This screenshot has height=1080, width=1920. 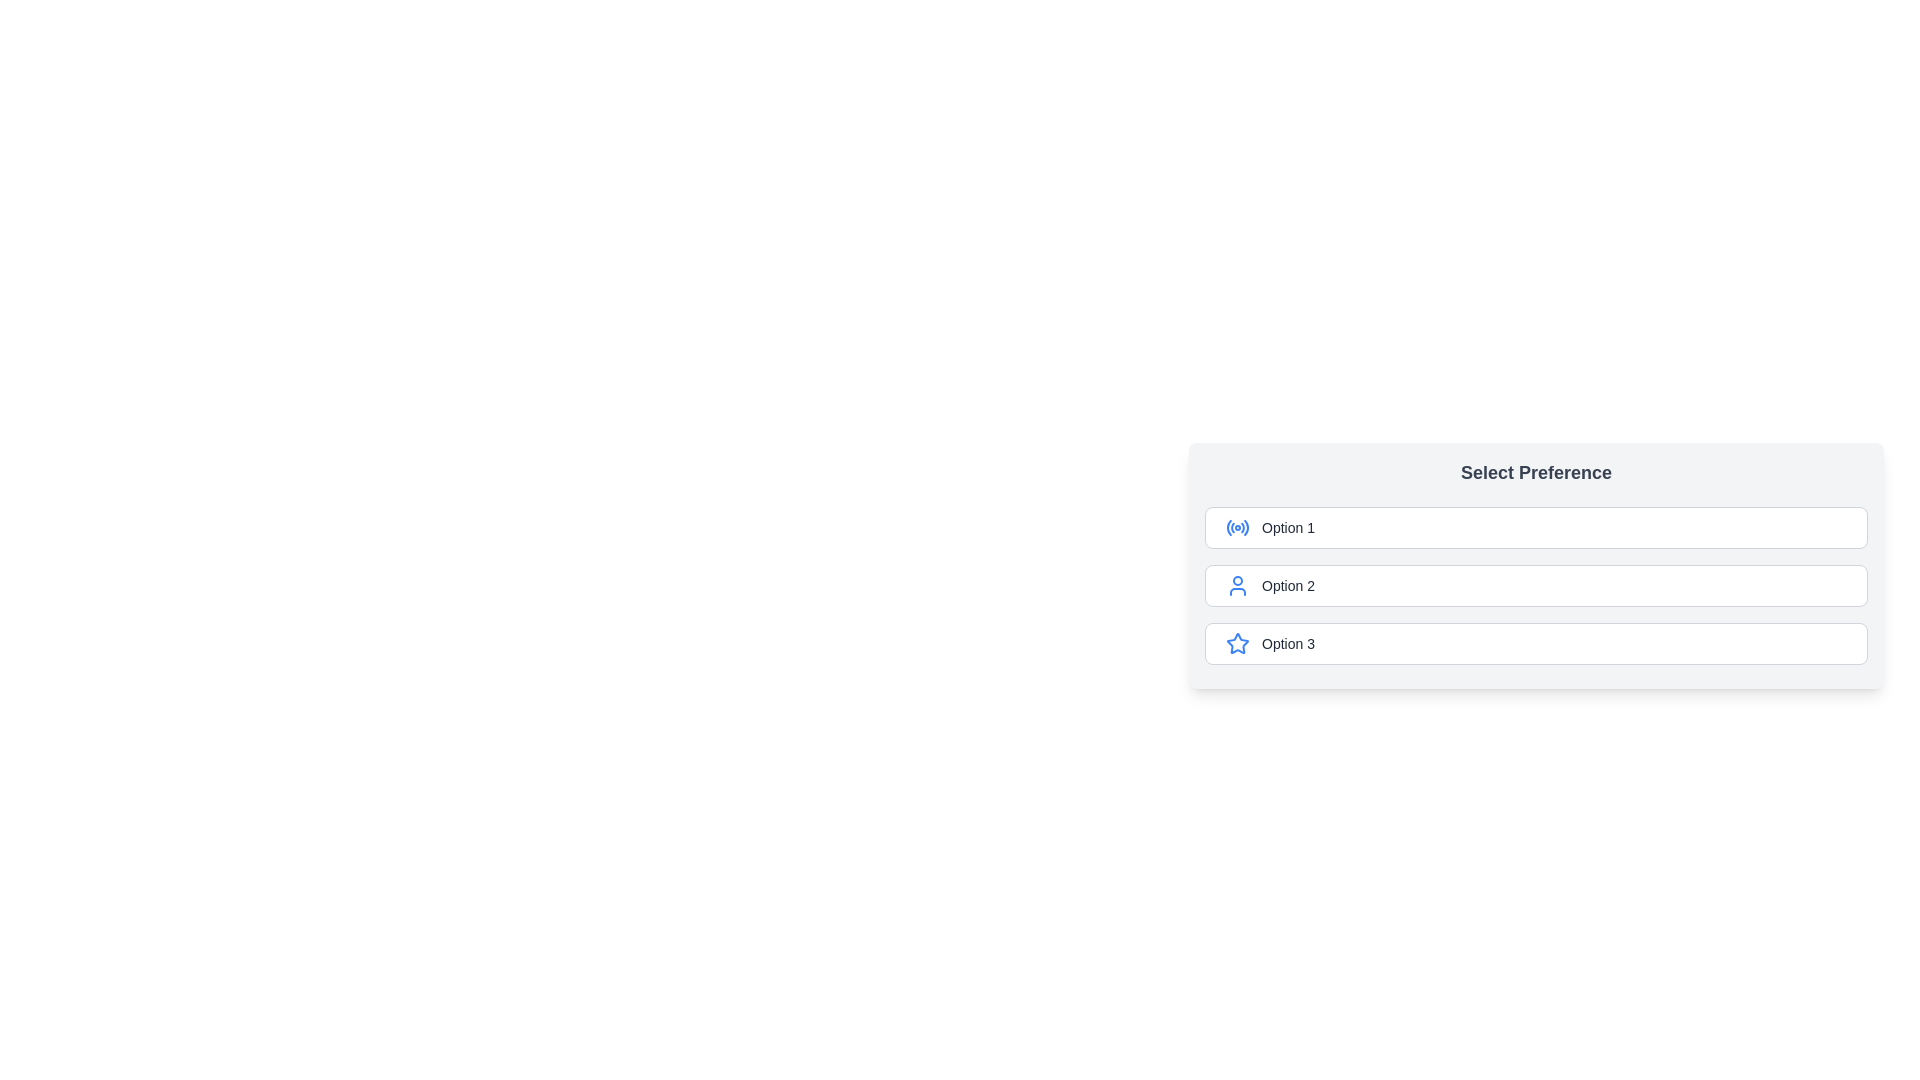 What do you see at coordinates (1535, 644) in the screenshot?
I see `the third radio button option labeled 'Option 3'` at bounding box center [1535, 644].